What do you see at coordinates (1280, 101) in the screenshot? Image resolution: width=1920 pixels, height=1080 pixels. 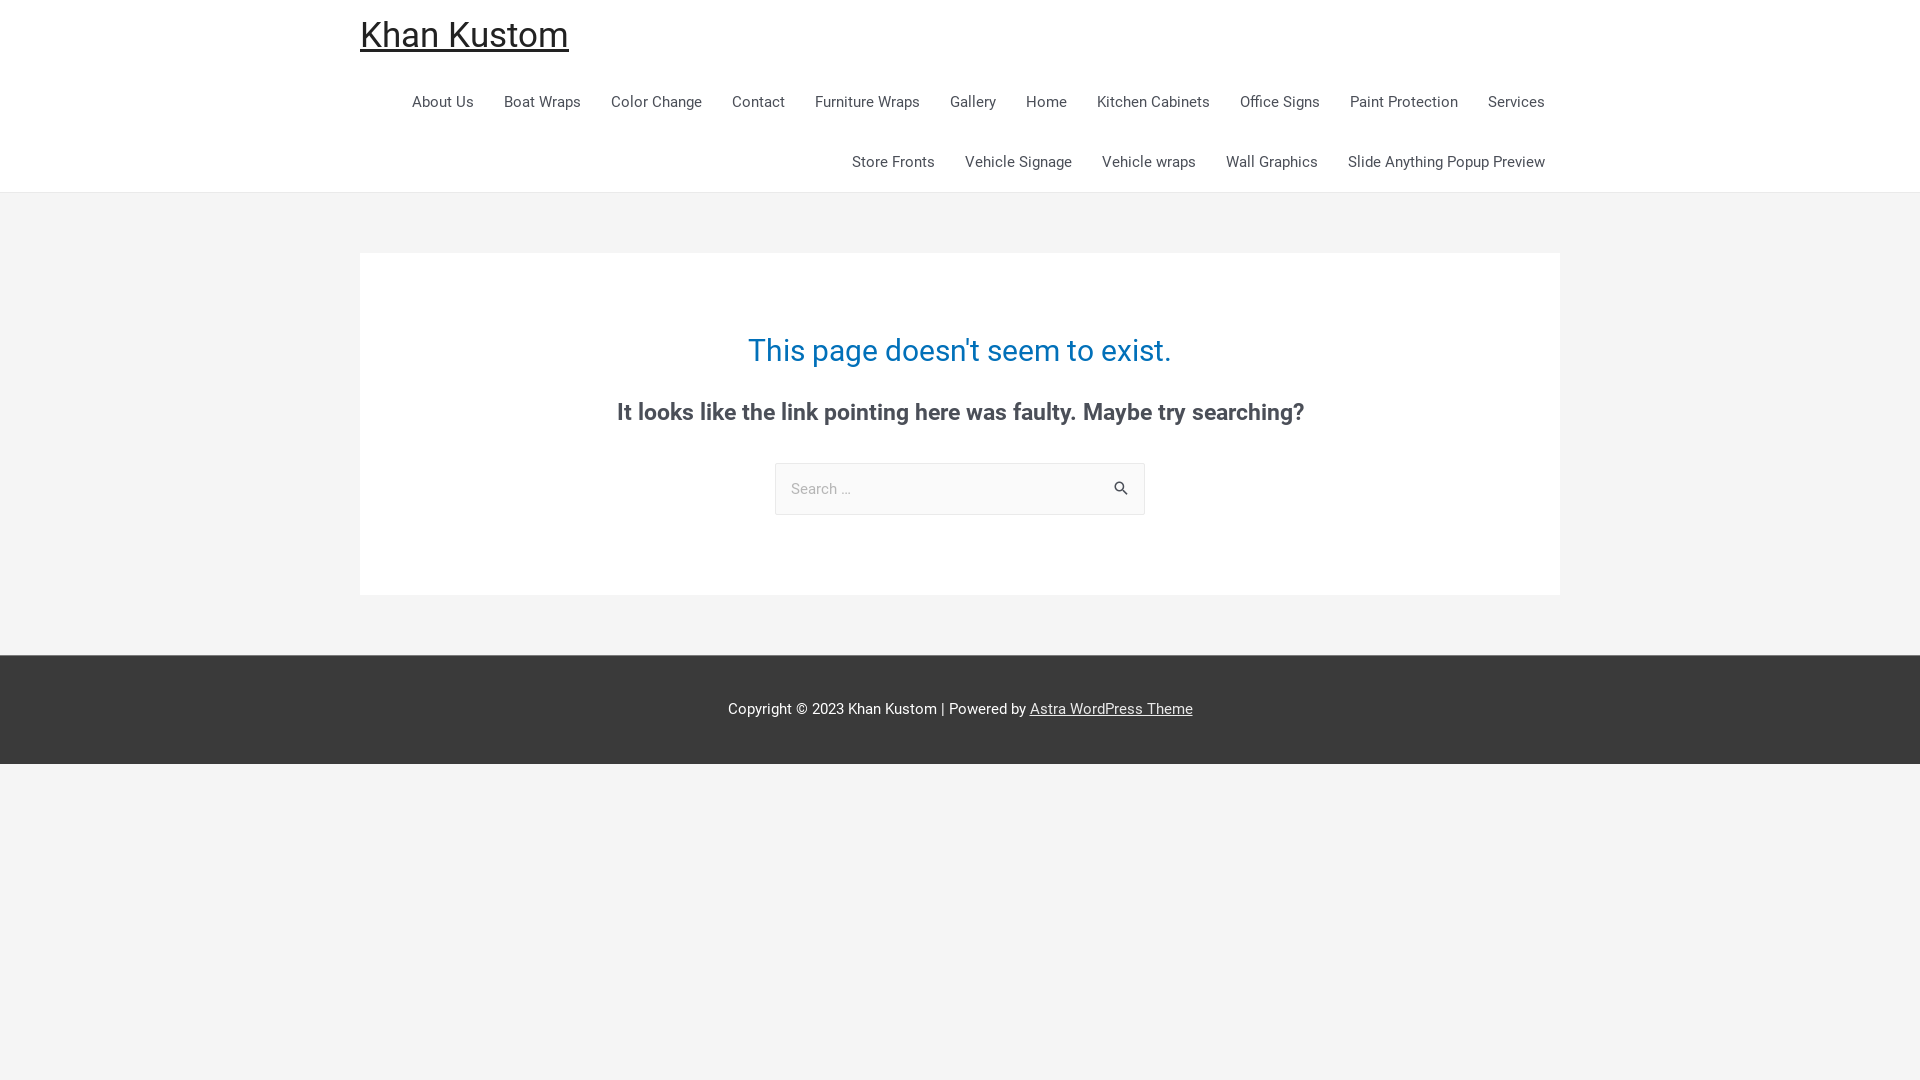 I see `'Office Signs'` at bounding box center [1280, 101].